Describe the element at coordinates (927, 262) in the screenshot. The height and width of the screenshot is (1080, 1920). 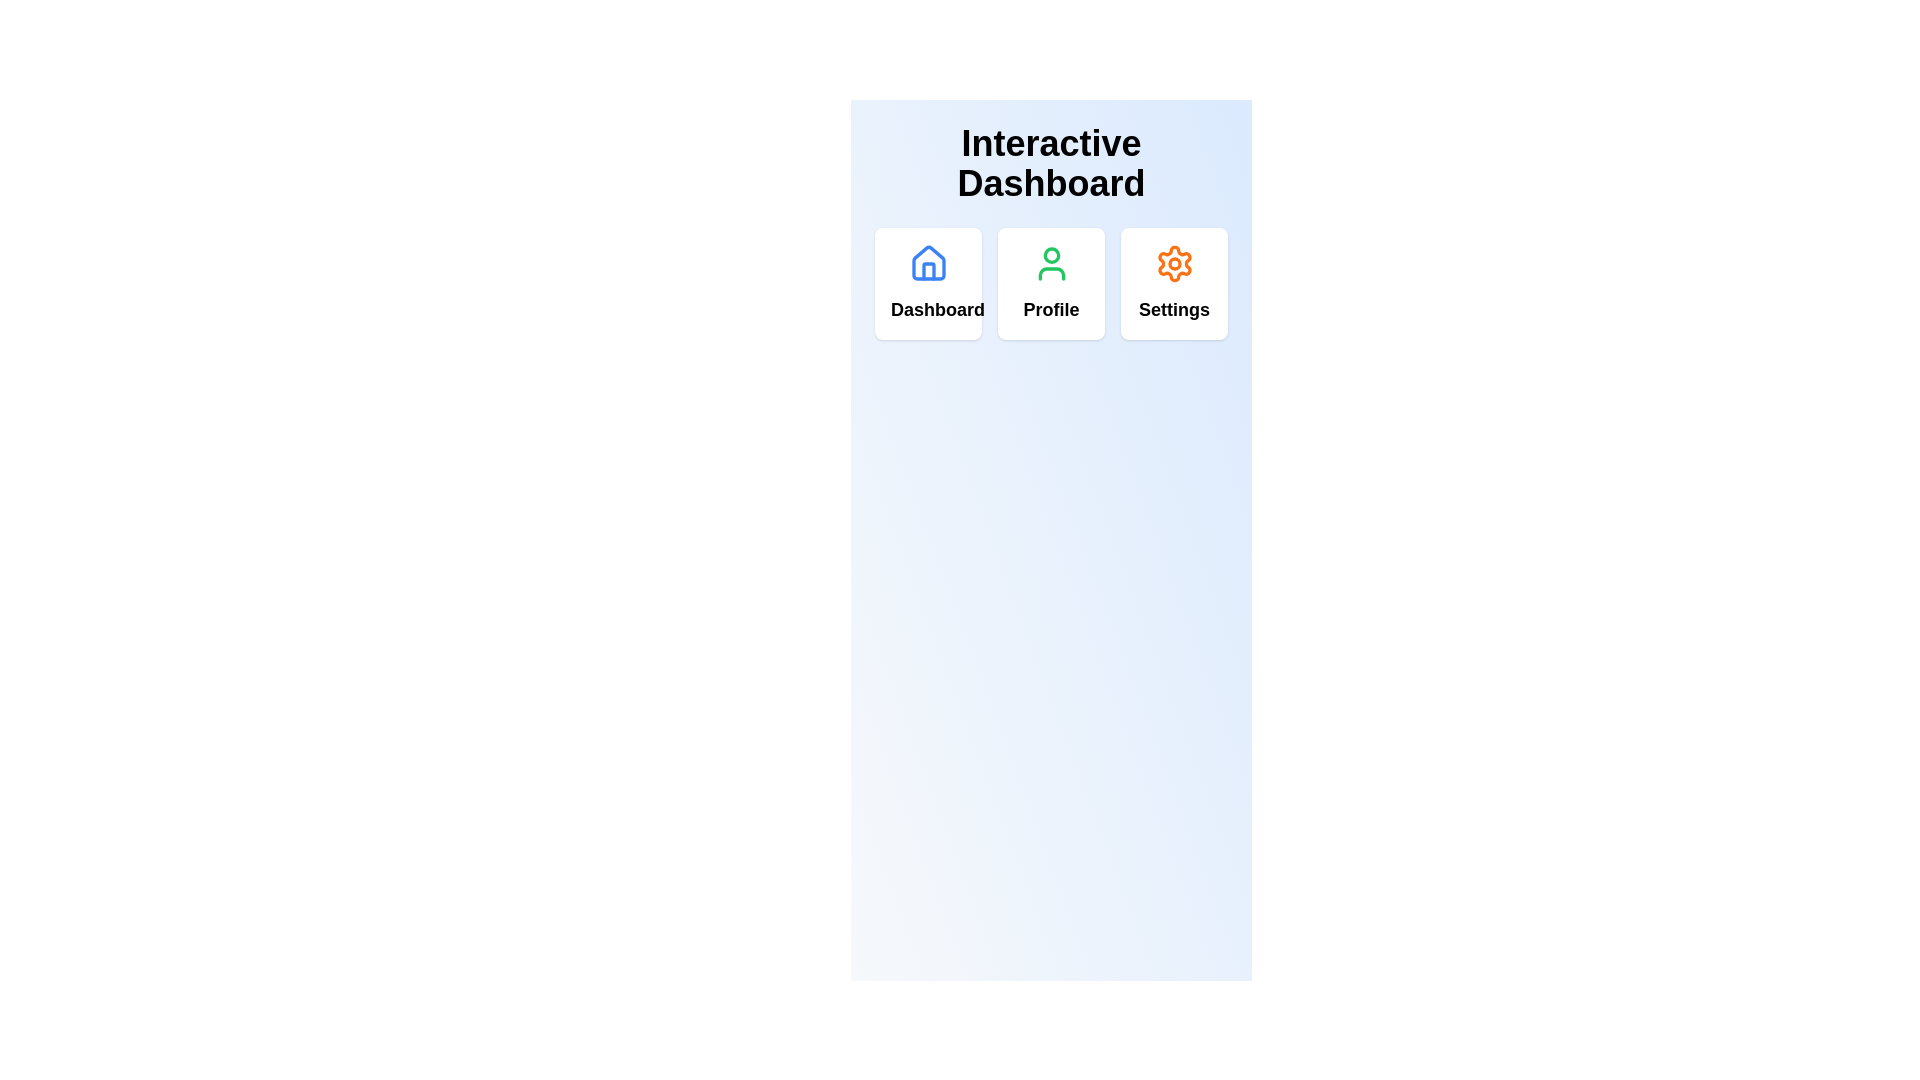
I see `the home icon located within the first card labeled 'Dashboard'` at that location.